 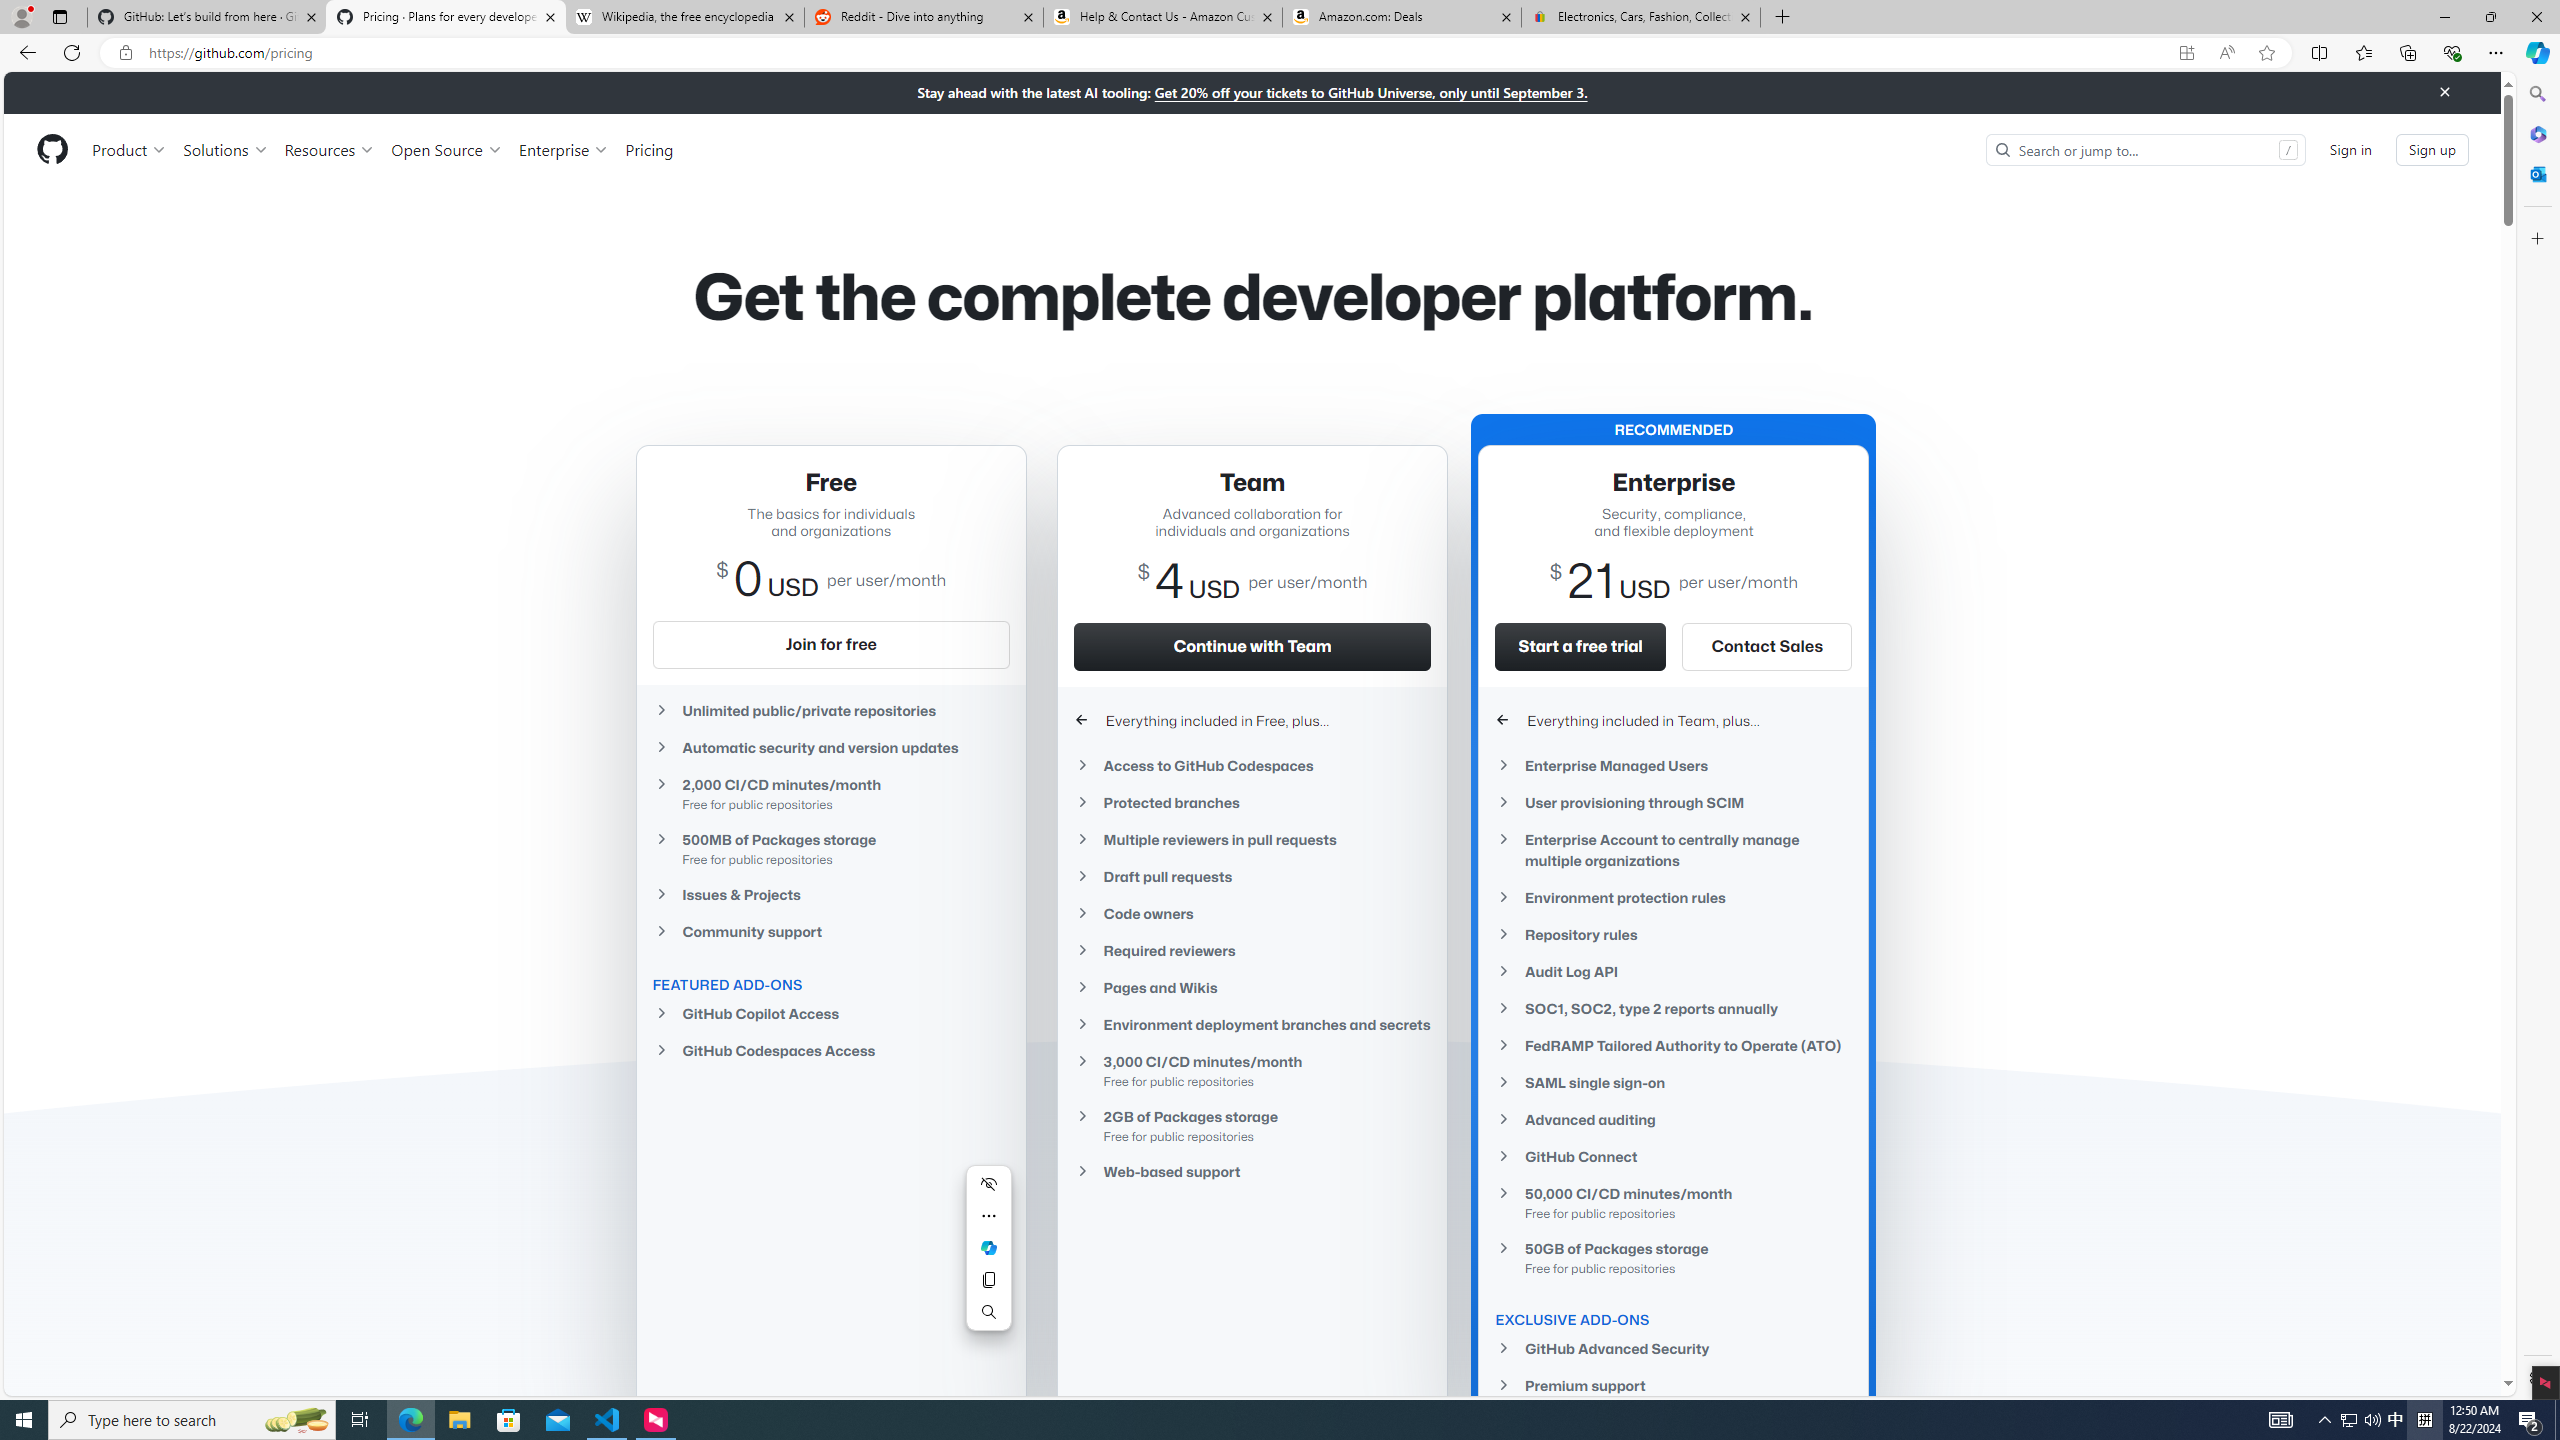 I want to click on 'Product', so click(x=130, y=149).